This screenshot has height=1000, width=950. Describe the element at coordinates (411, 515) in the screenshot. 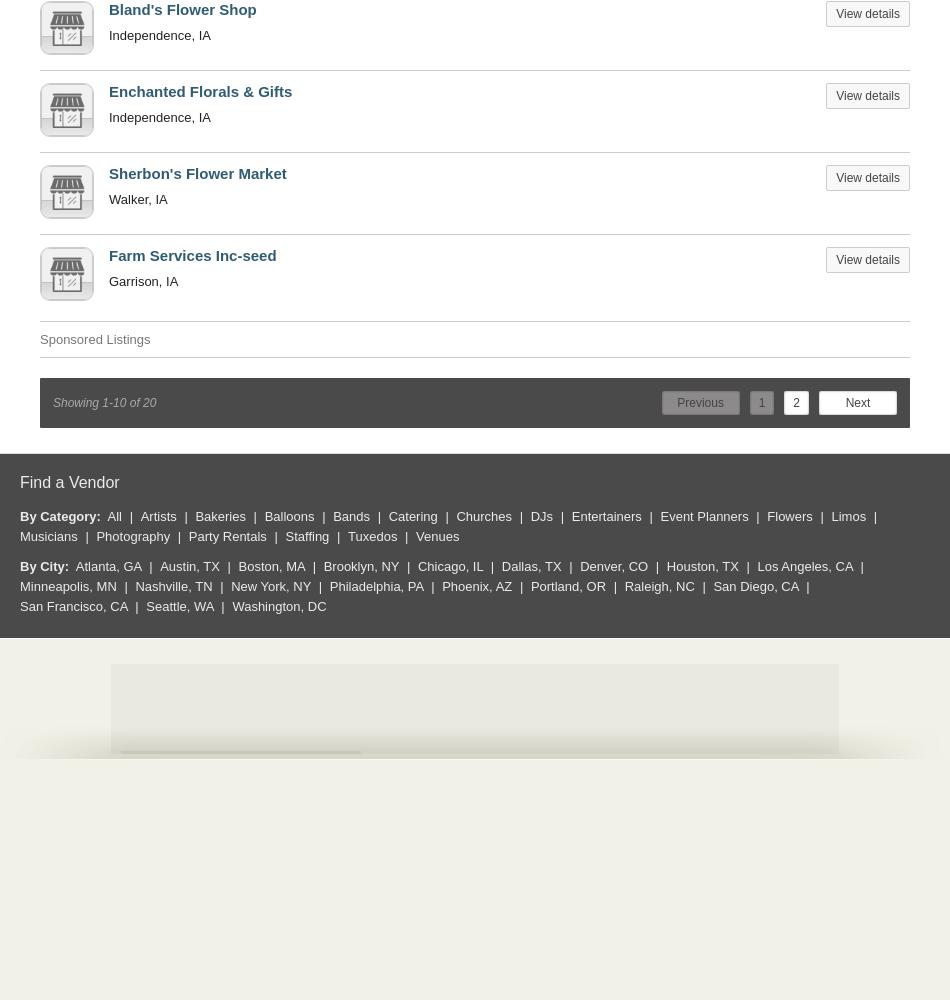

I see `'Catering'` at that location.